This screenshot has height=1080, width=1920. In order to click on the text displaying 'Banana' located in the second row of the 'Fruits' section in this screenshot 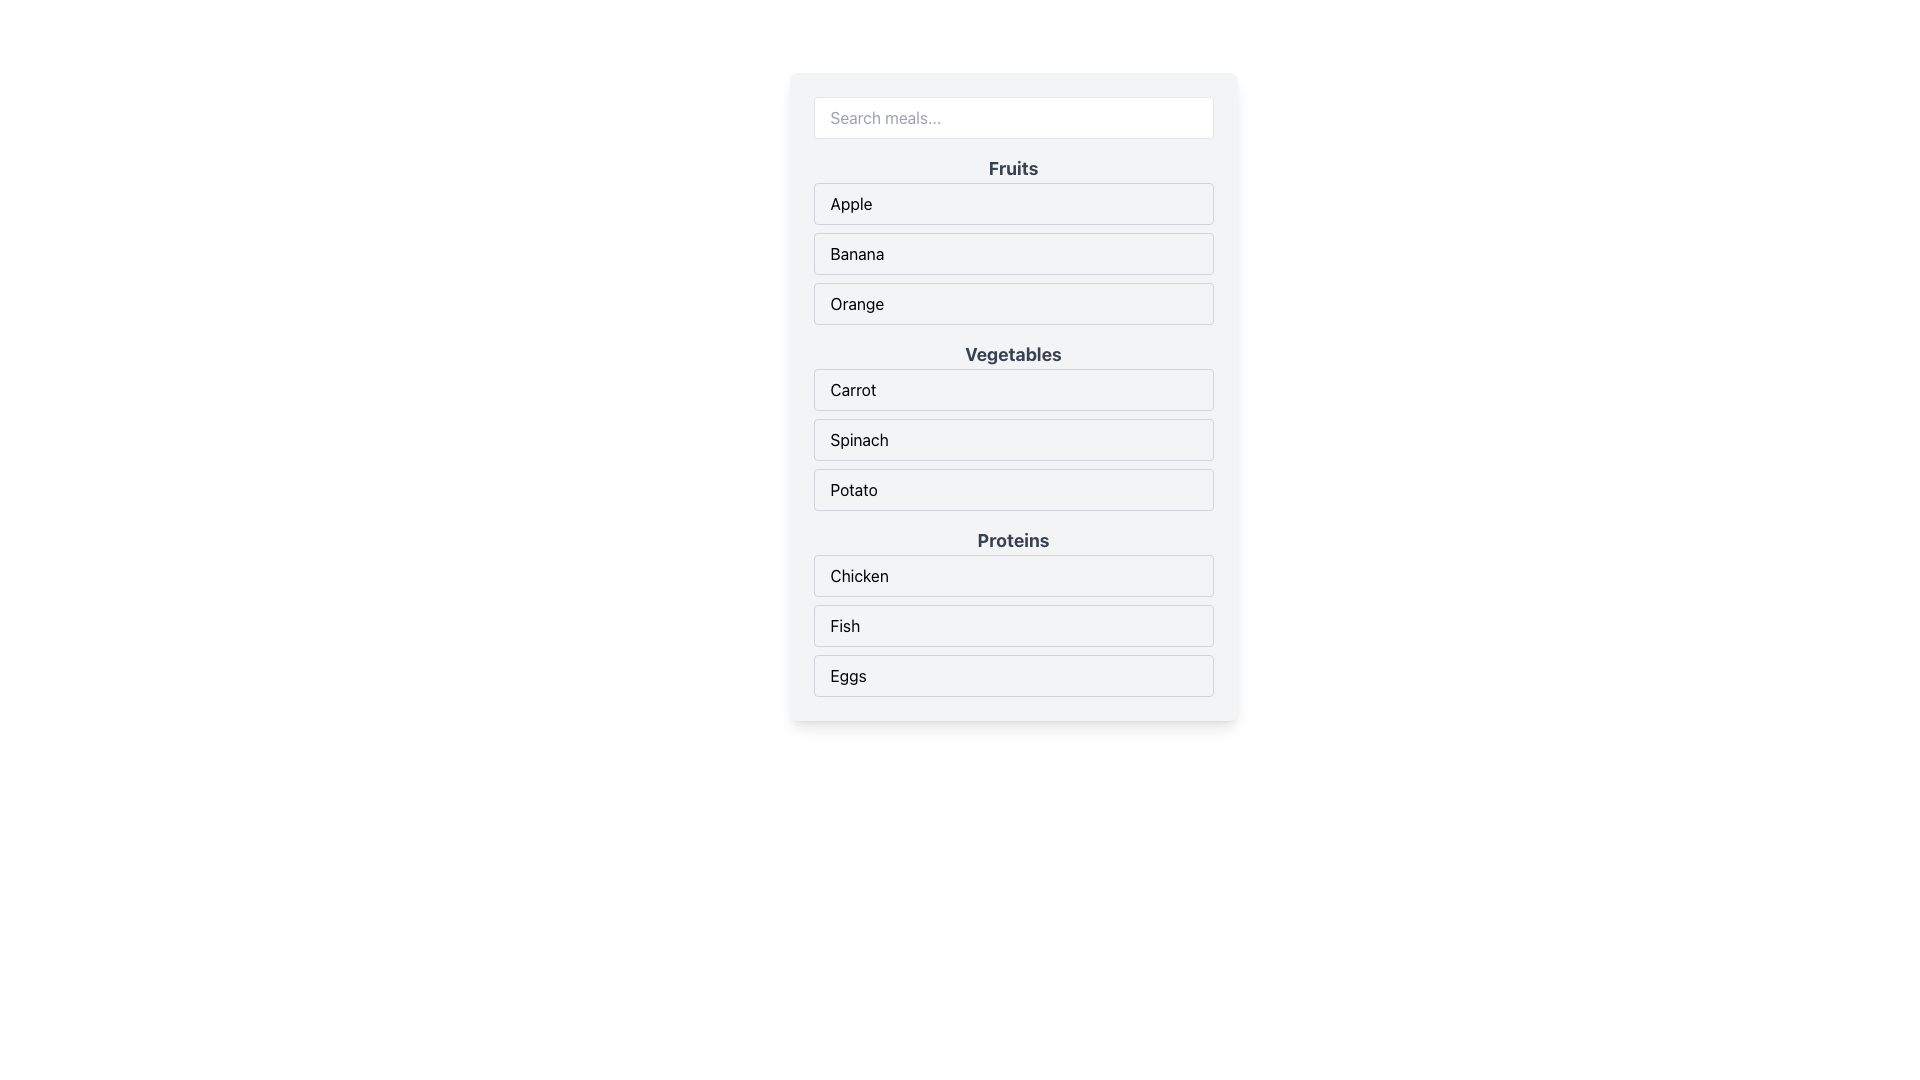, I will do `click(857, 253)`.